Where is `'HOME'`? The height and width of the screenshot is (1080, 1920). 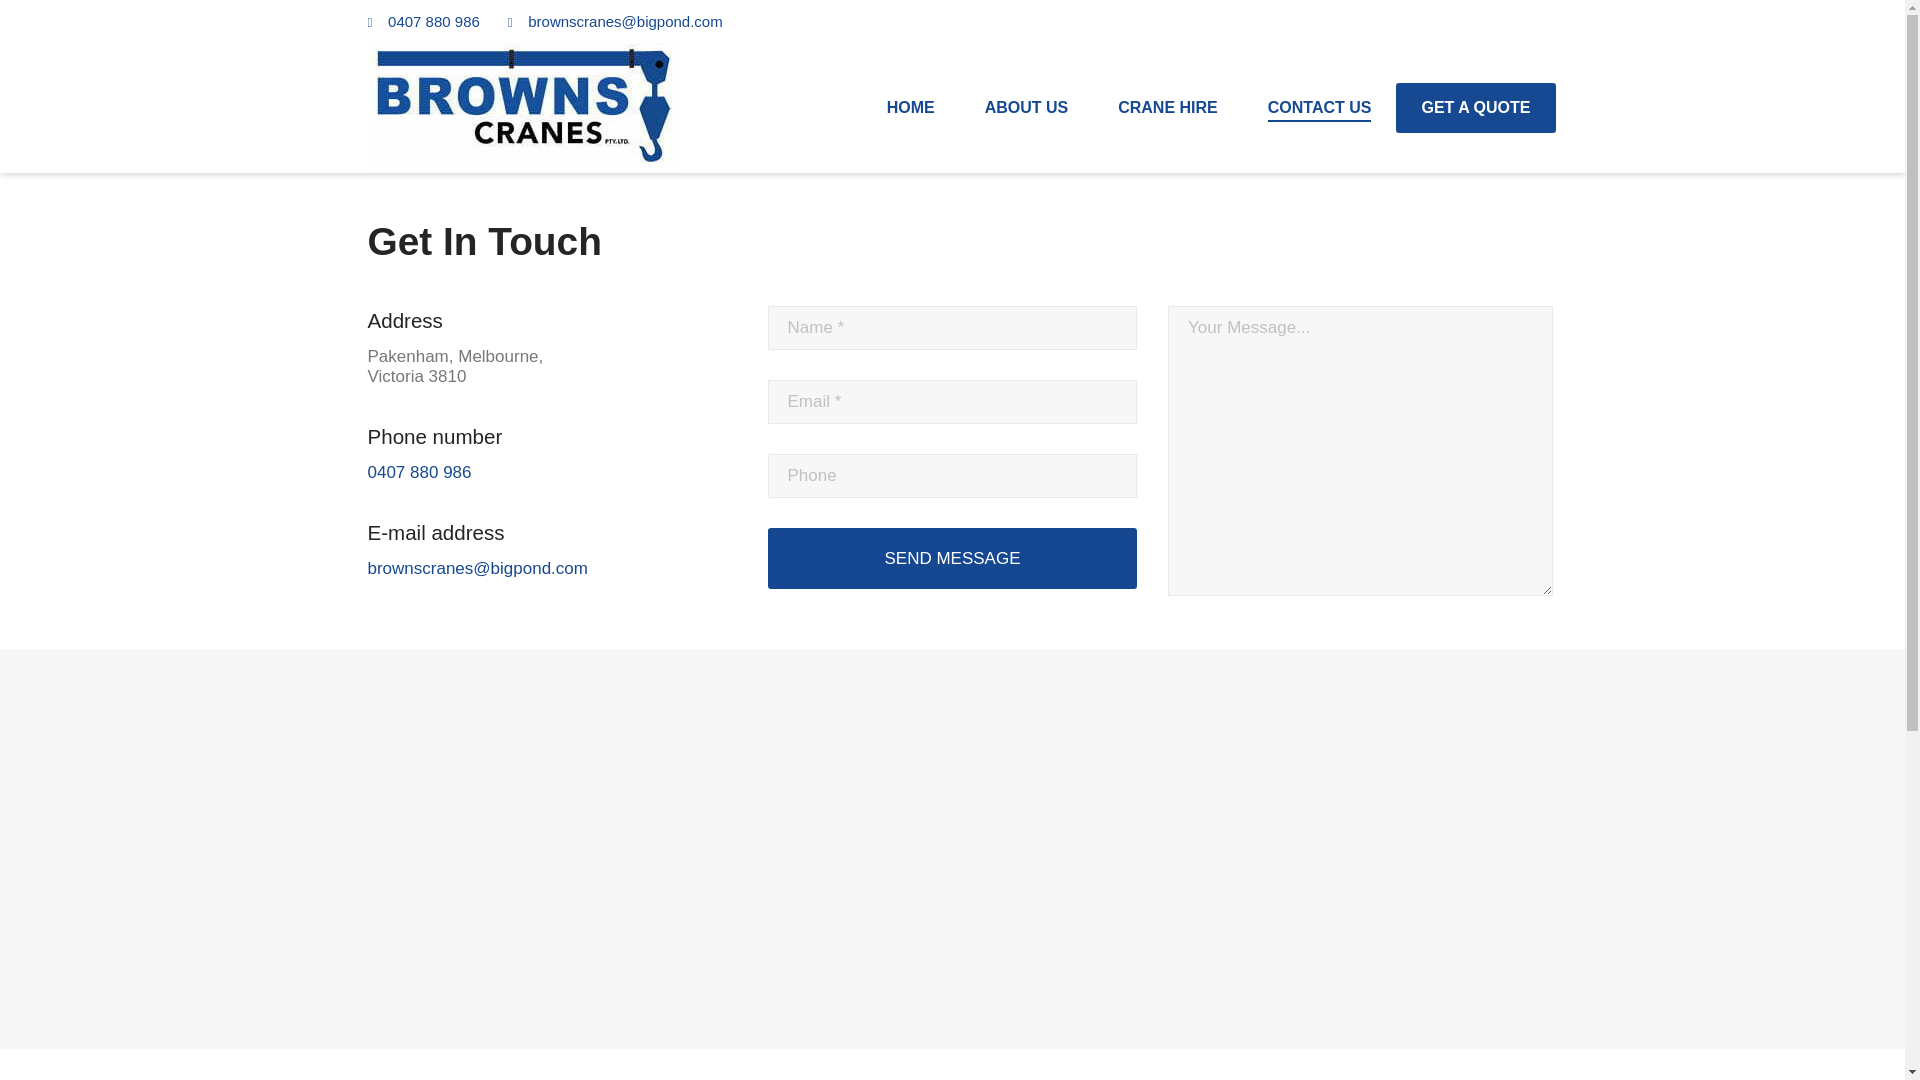 'HOME' is located at coordinates (910, 108).